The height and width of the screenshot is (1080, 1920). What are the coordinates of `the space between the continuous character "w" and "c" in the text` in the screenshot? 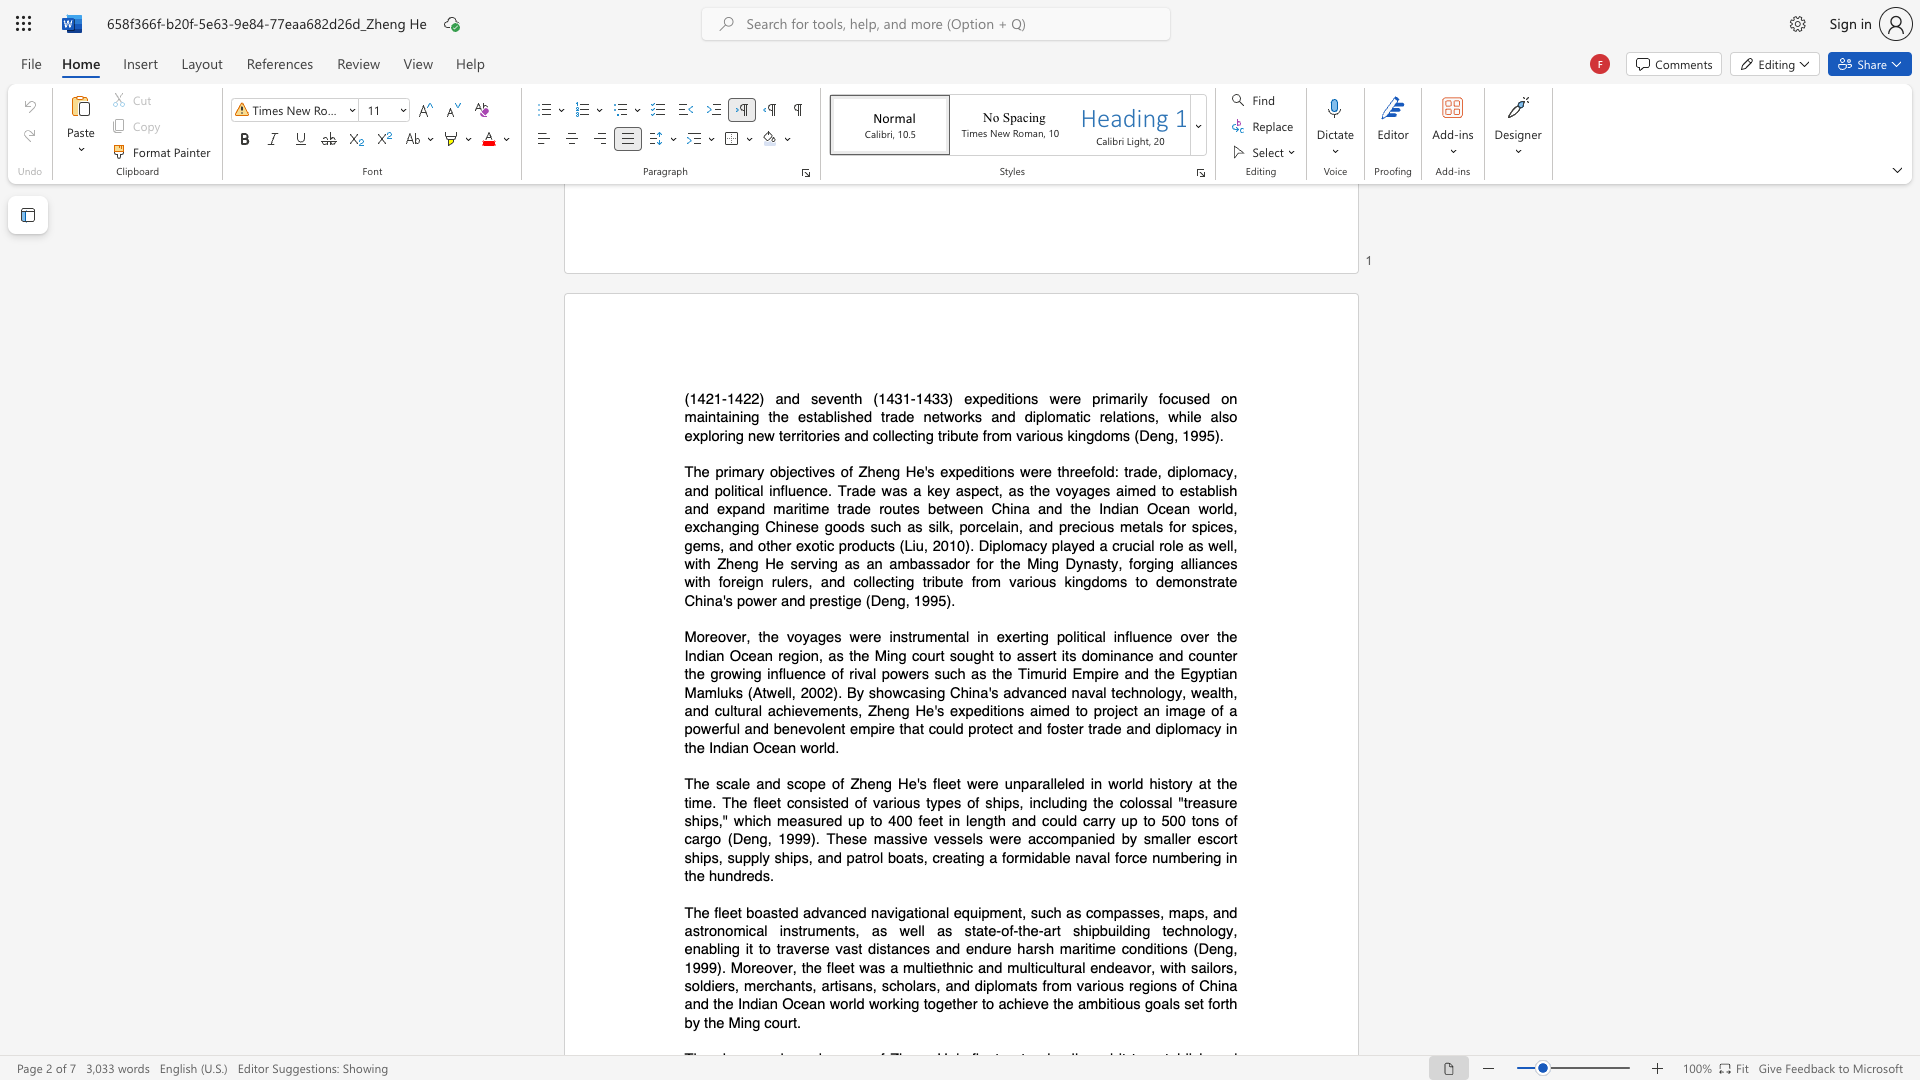 It's located at (901, 691).